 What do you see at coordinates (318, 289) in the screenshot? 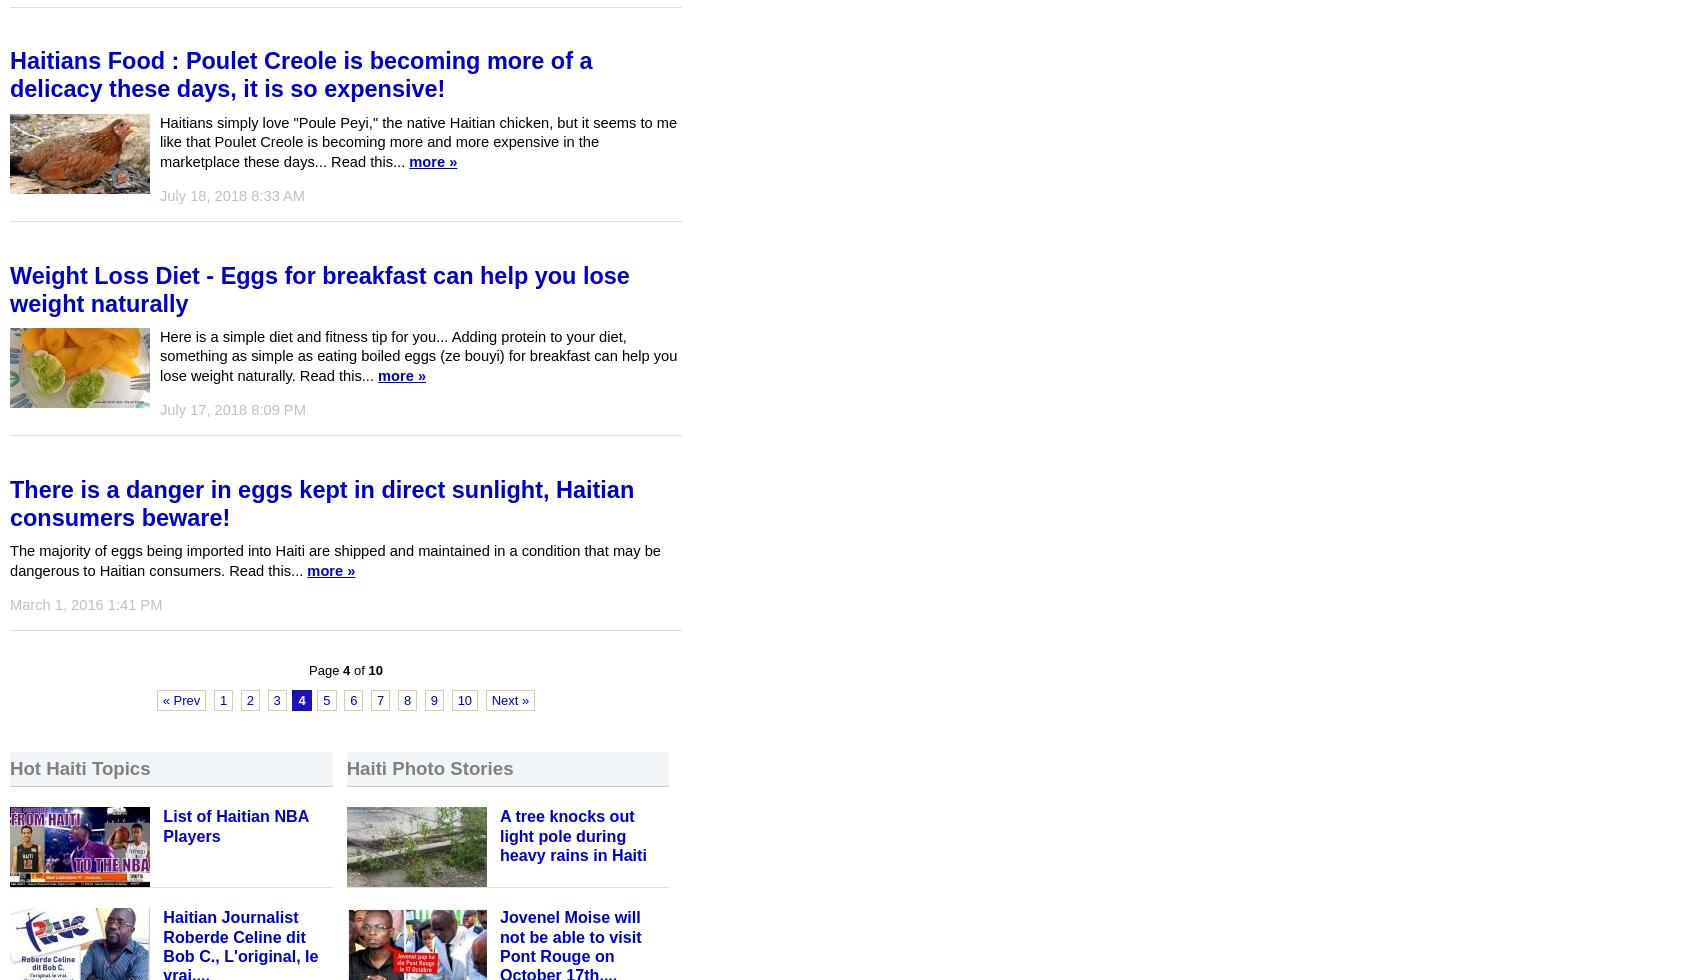
I see `'Weight Loss Diet - Eggs for breakfast can help you lose weight naturally'` at bounding box center [318, 289].